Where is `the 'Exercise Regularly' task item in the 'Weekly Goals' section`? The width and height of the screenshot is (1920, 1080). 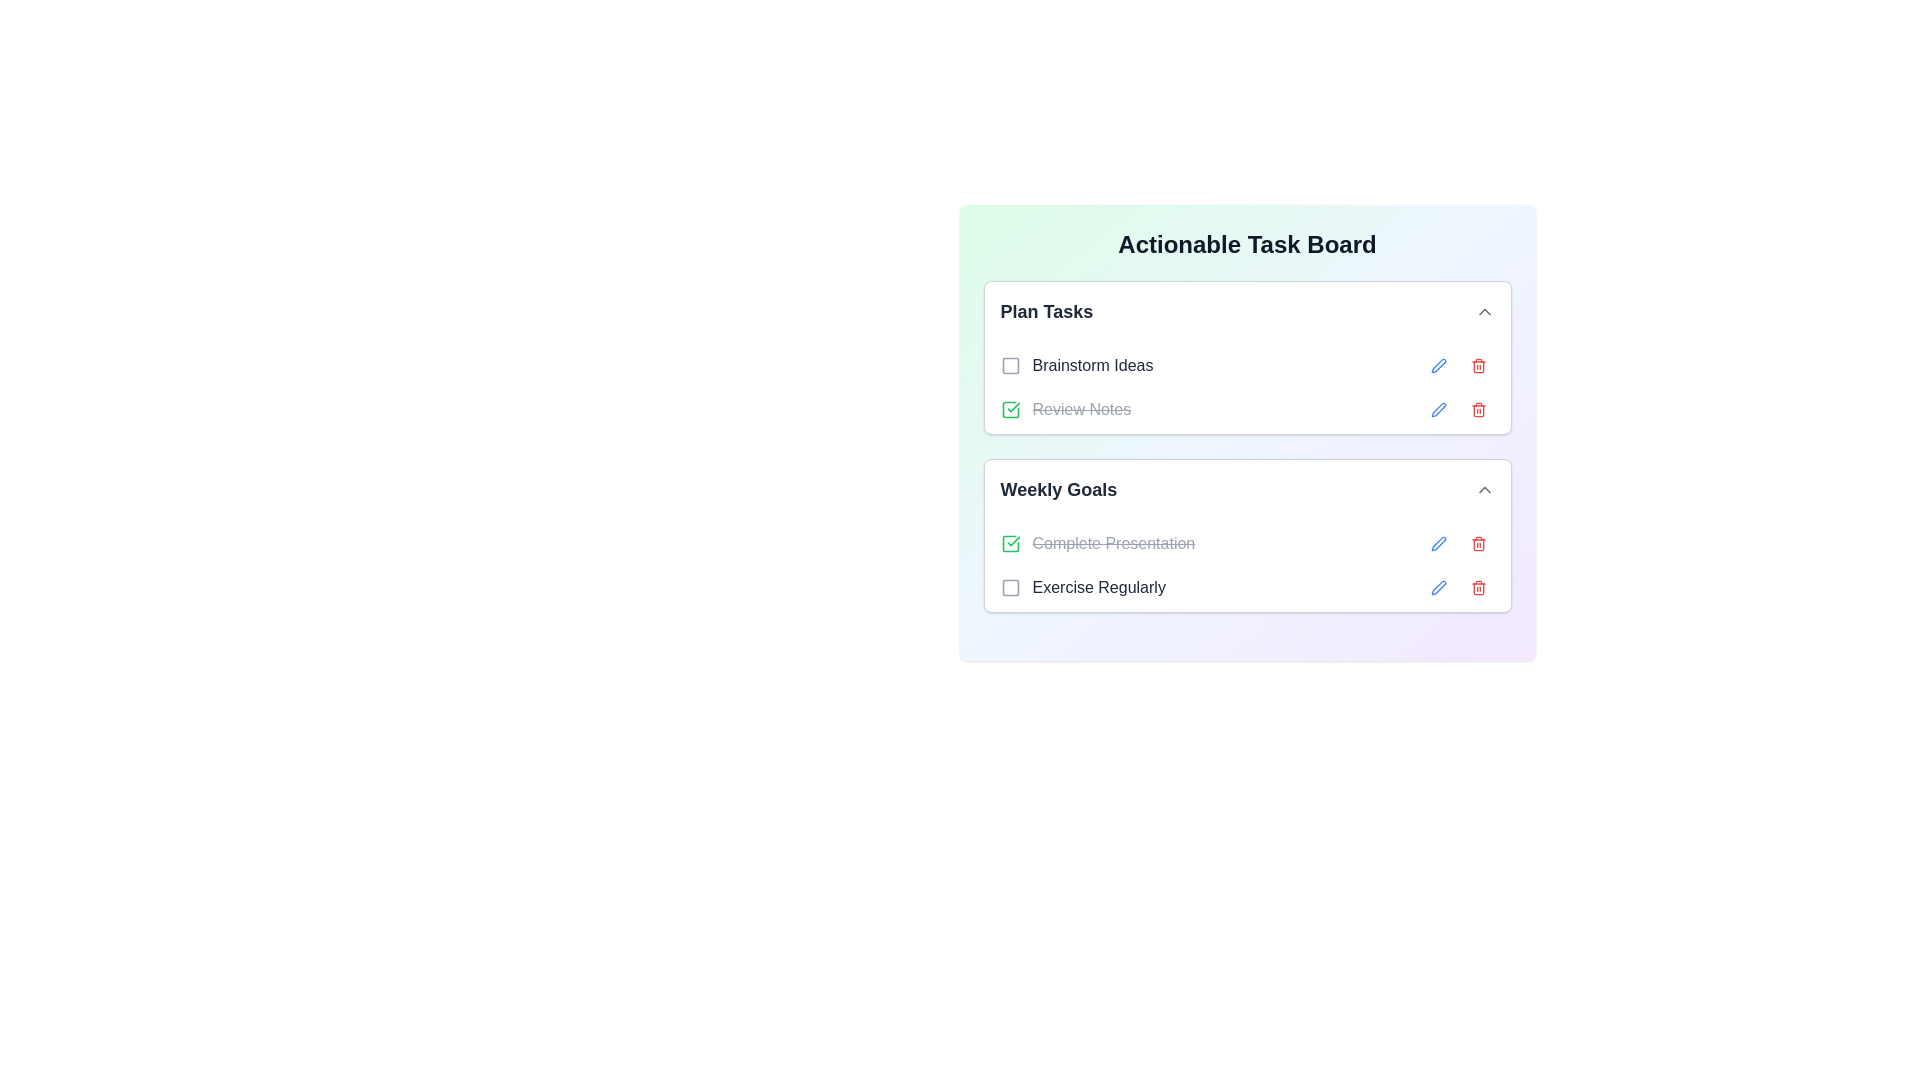 the 'Exercise Regularly' task item in the 'Weekly Goals' section is located at coordinates (1246, 586).